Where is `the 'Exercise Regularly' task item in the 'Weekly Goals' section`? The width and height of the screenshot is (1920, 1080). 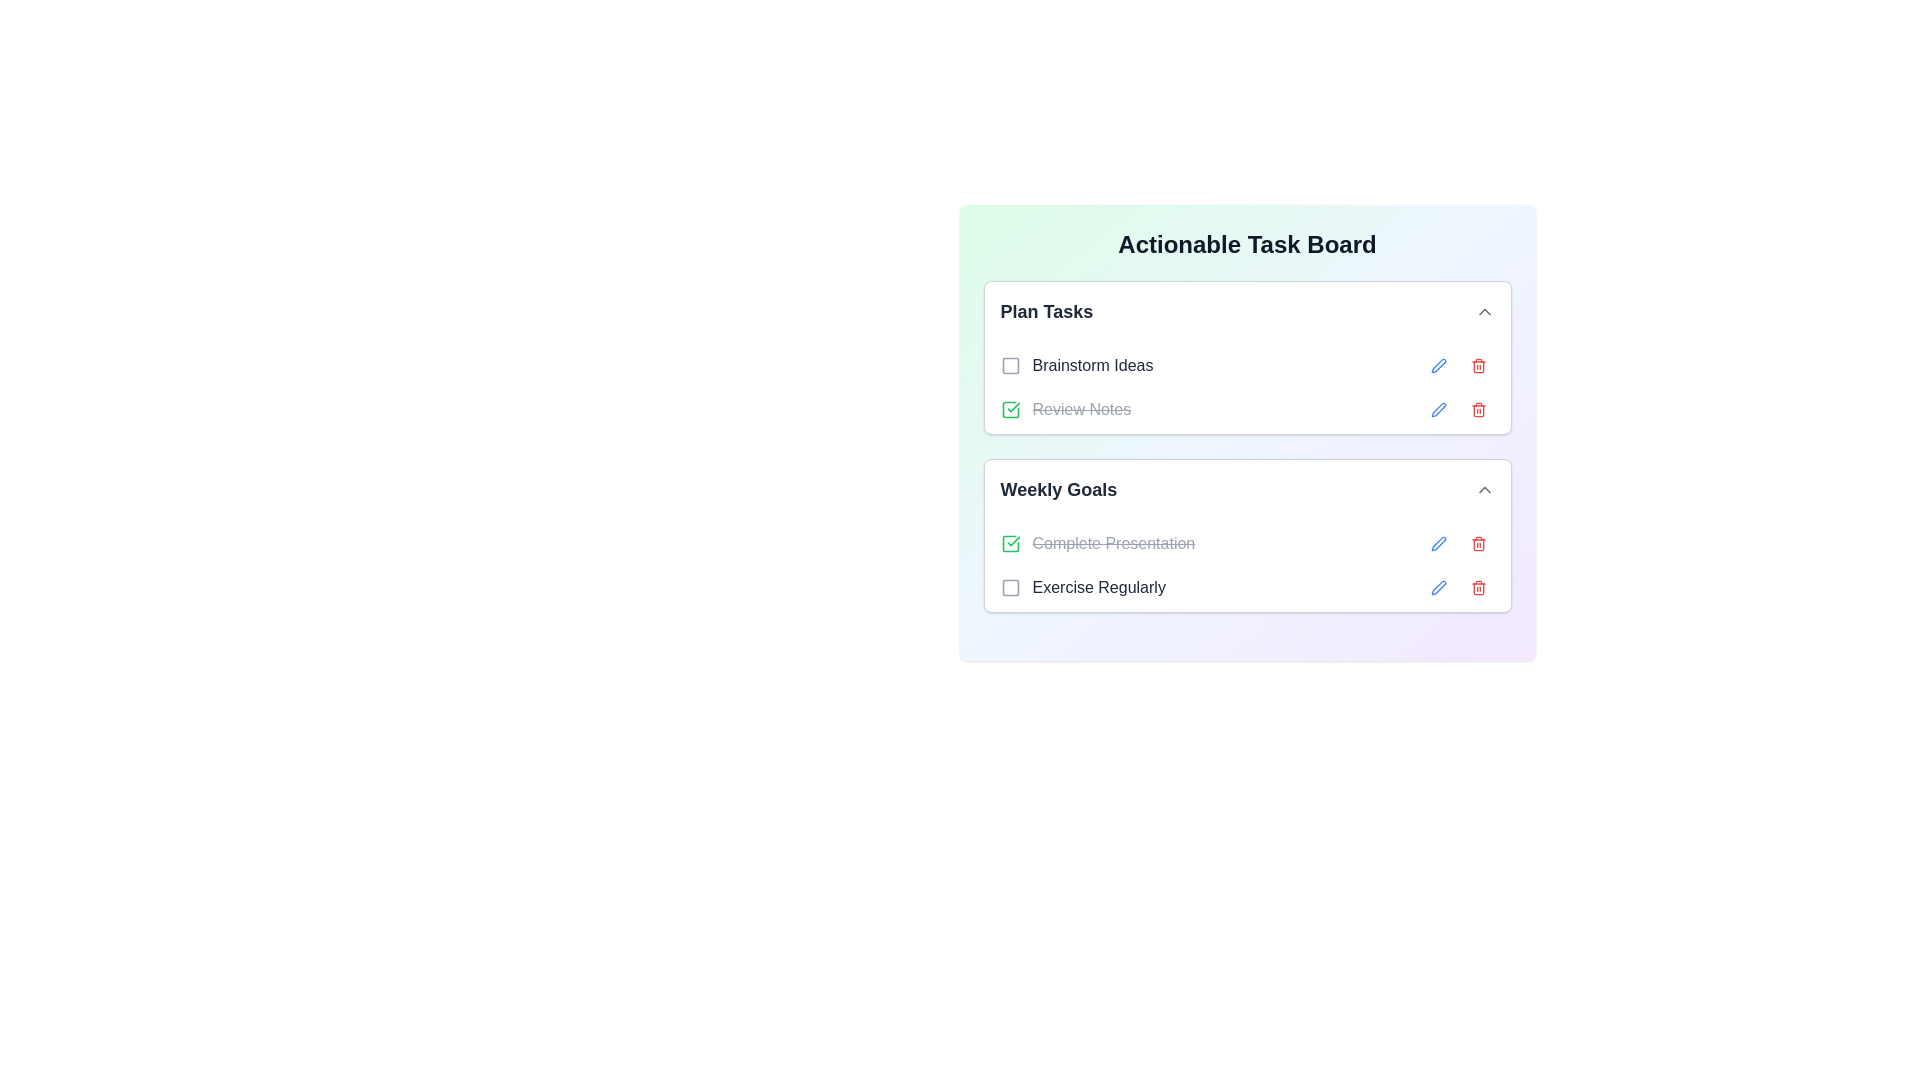 the 'Exercise Regularly' task item in the 'Weekly Goals' section is located at coordinates (1246, 586).